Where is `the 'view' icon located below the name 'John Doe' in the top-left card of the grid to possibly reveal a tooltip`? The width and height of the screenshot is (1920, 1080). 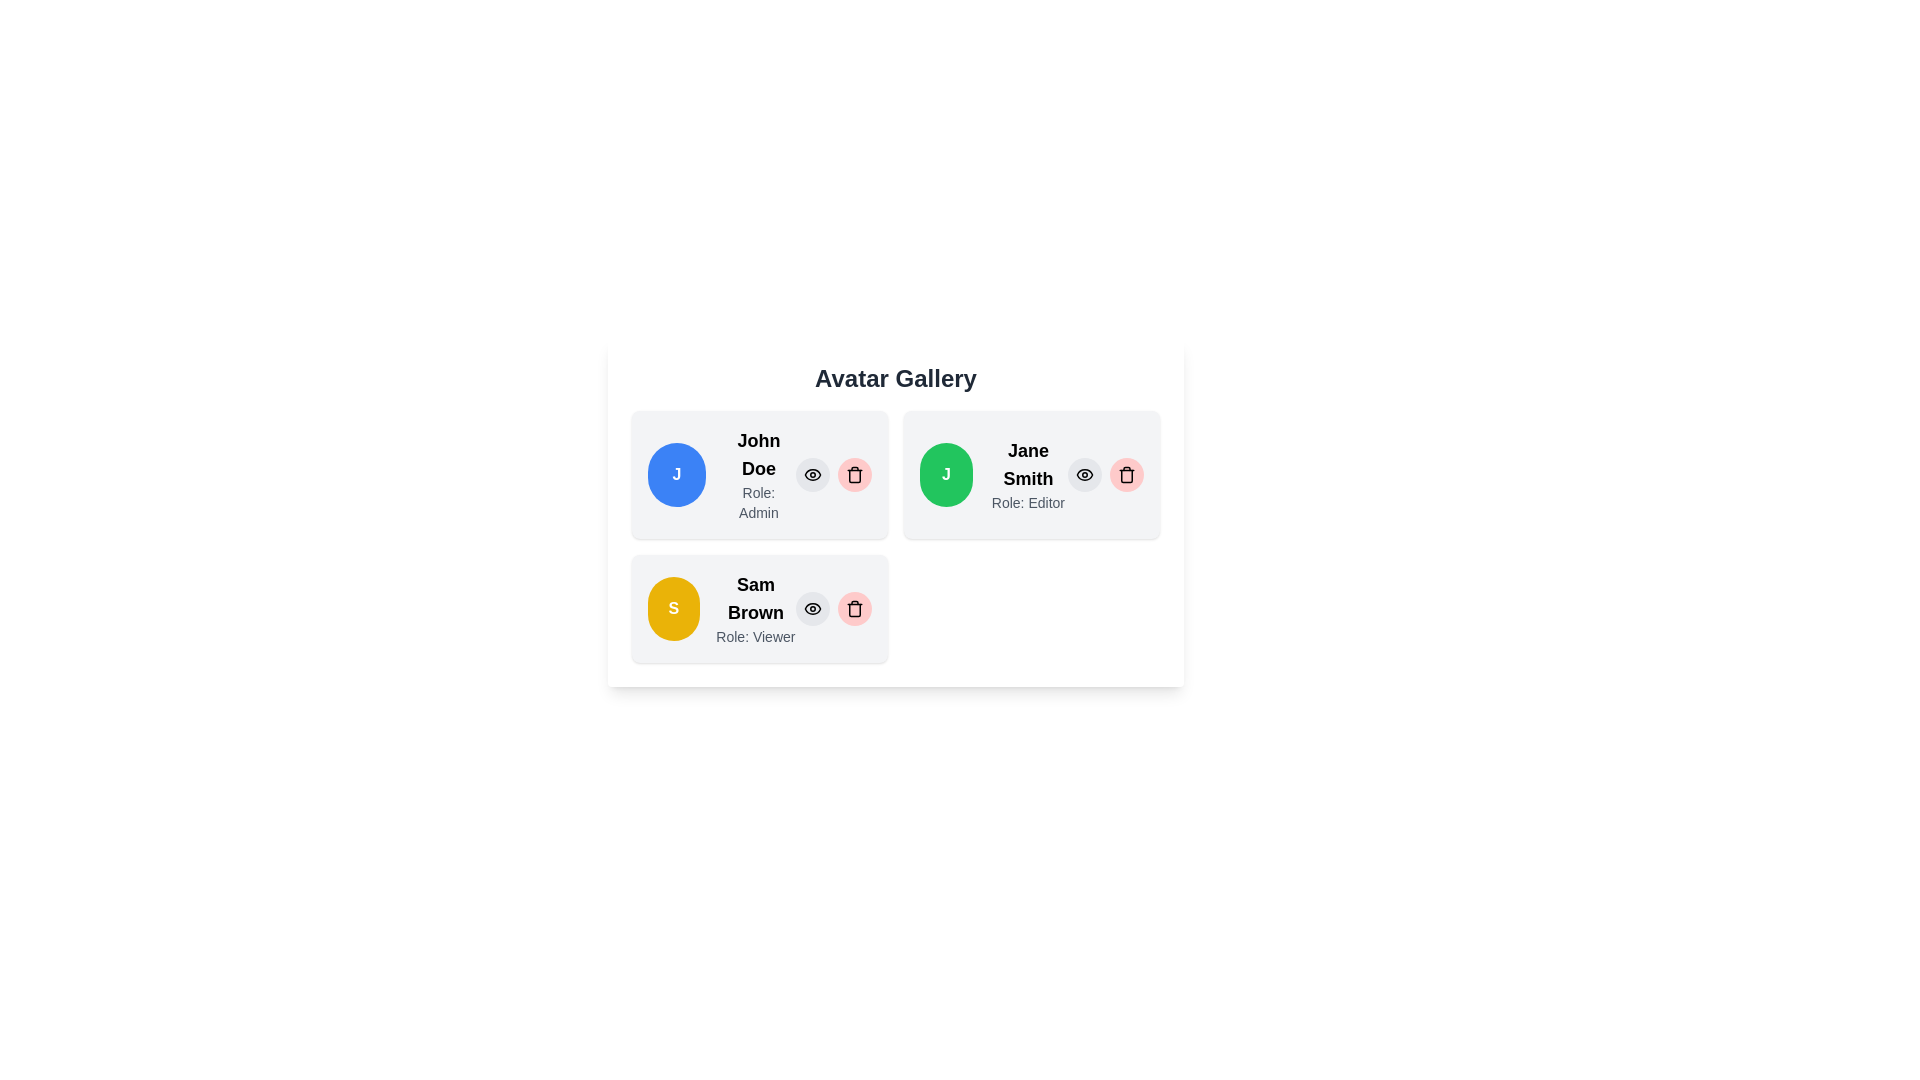
the 'view' icon located below the name 'John Doe' in the top-left card of the grid to possibly reveal a tooltip is located at coordinates (1083, 474).